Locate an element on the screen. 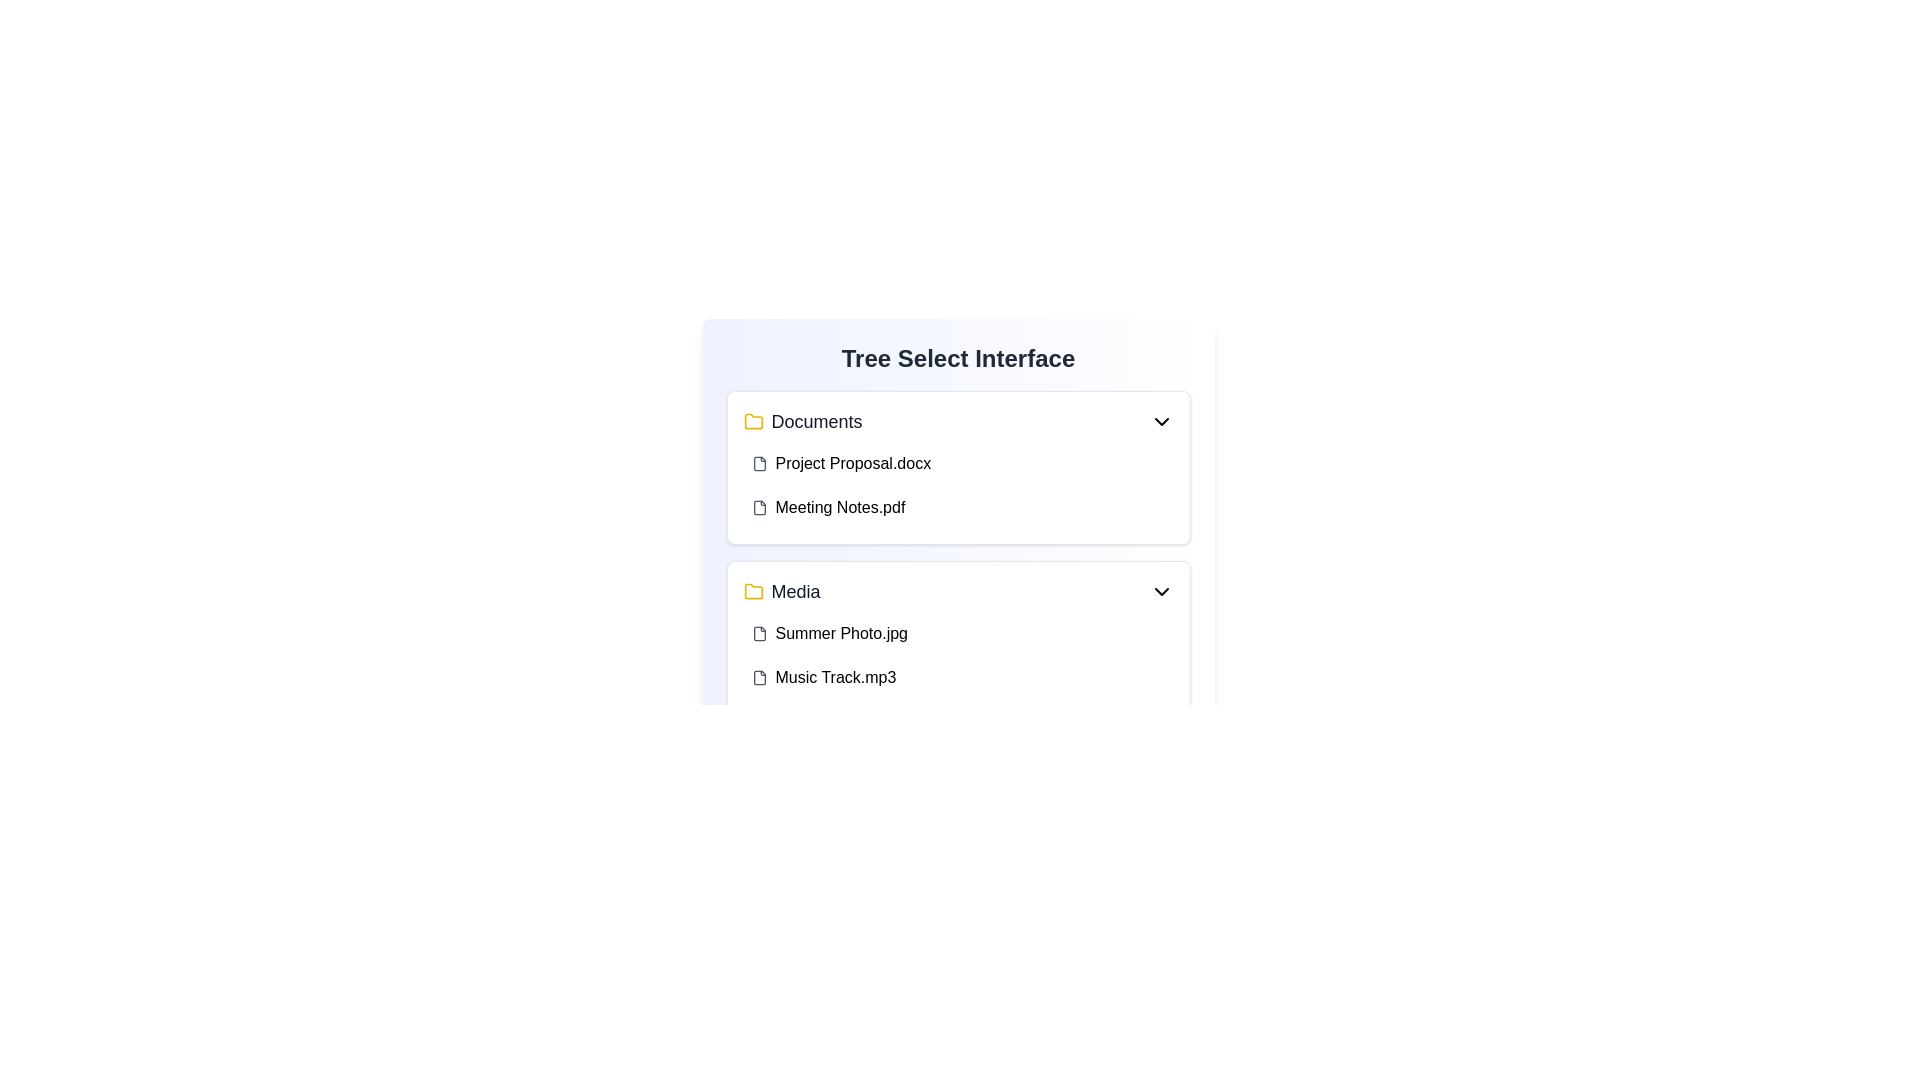 Image resolution: width=1920 pixels, height=1080 pixels. the document icon, which is a simplified outline of a document with a folded corner, located in the 'Documents' section near 'Project Proposal.docx' is located at coordinates (758, 463).